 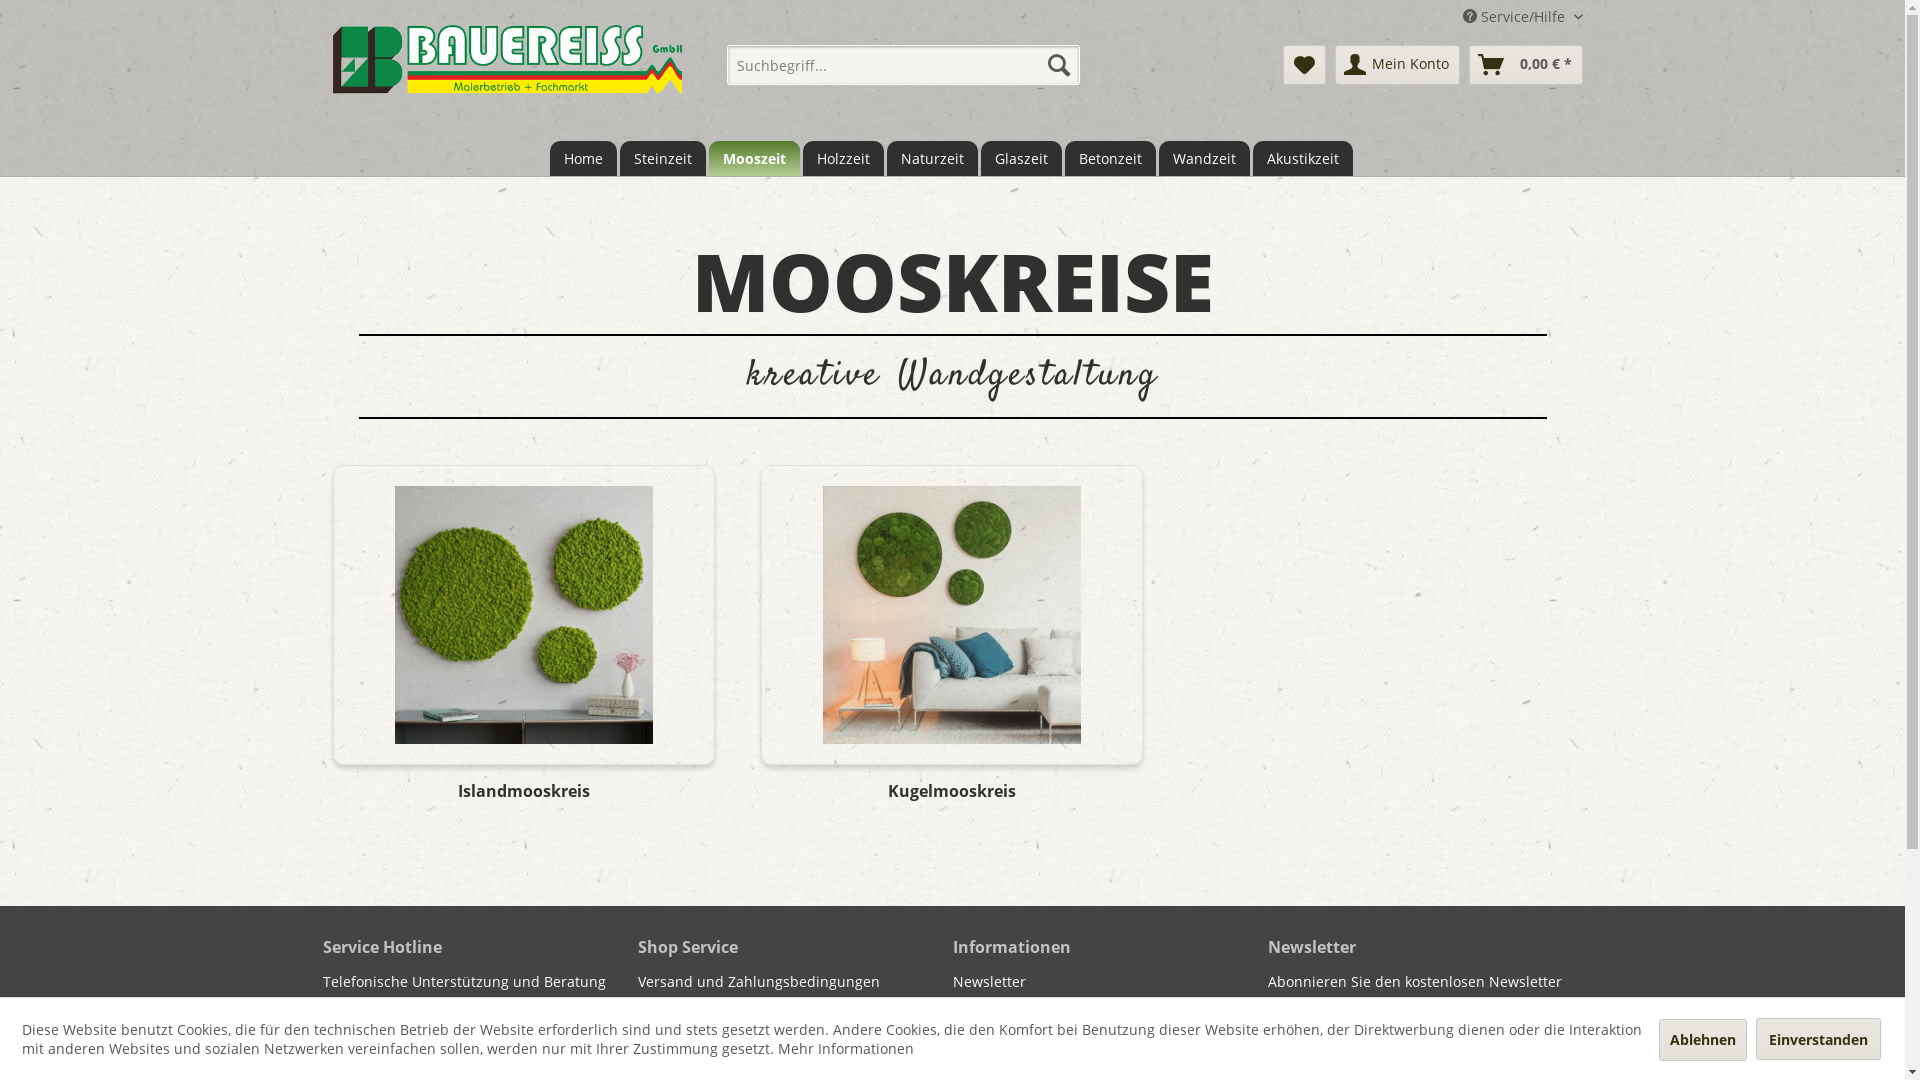 What do you see at coordinates (789, 1052) in the screenshot?
I see `'AGB'` at bounding box center [789, 1052].